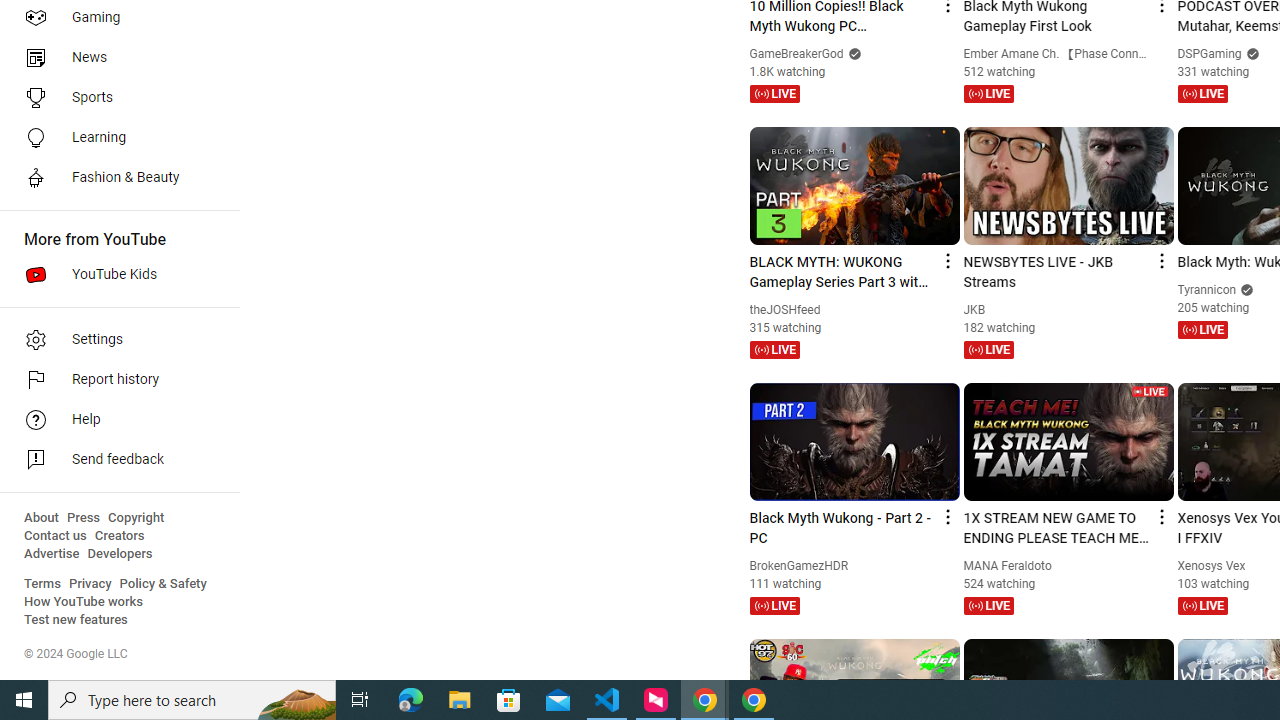  I want to click on 'News', so click(112, 56).